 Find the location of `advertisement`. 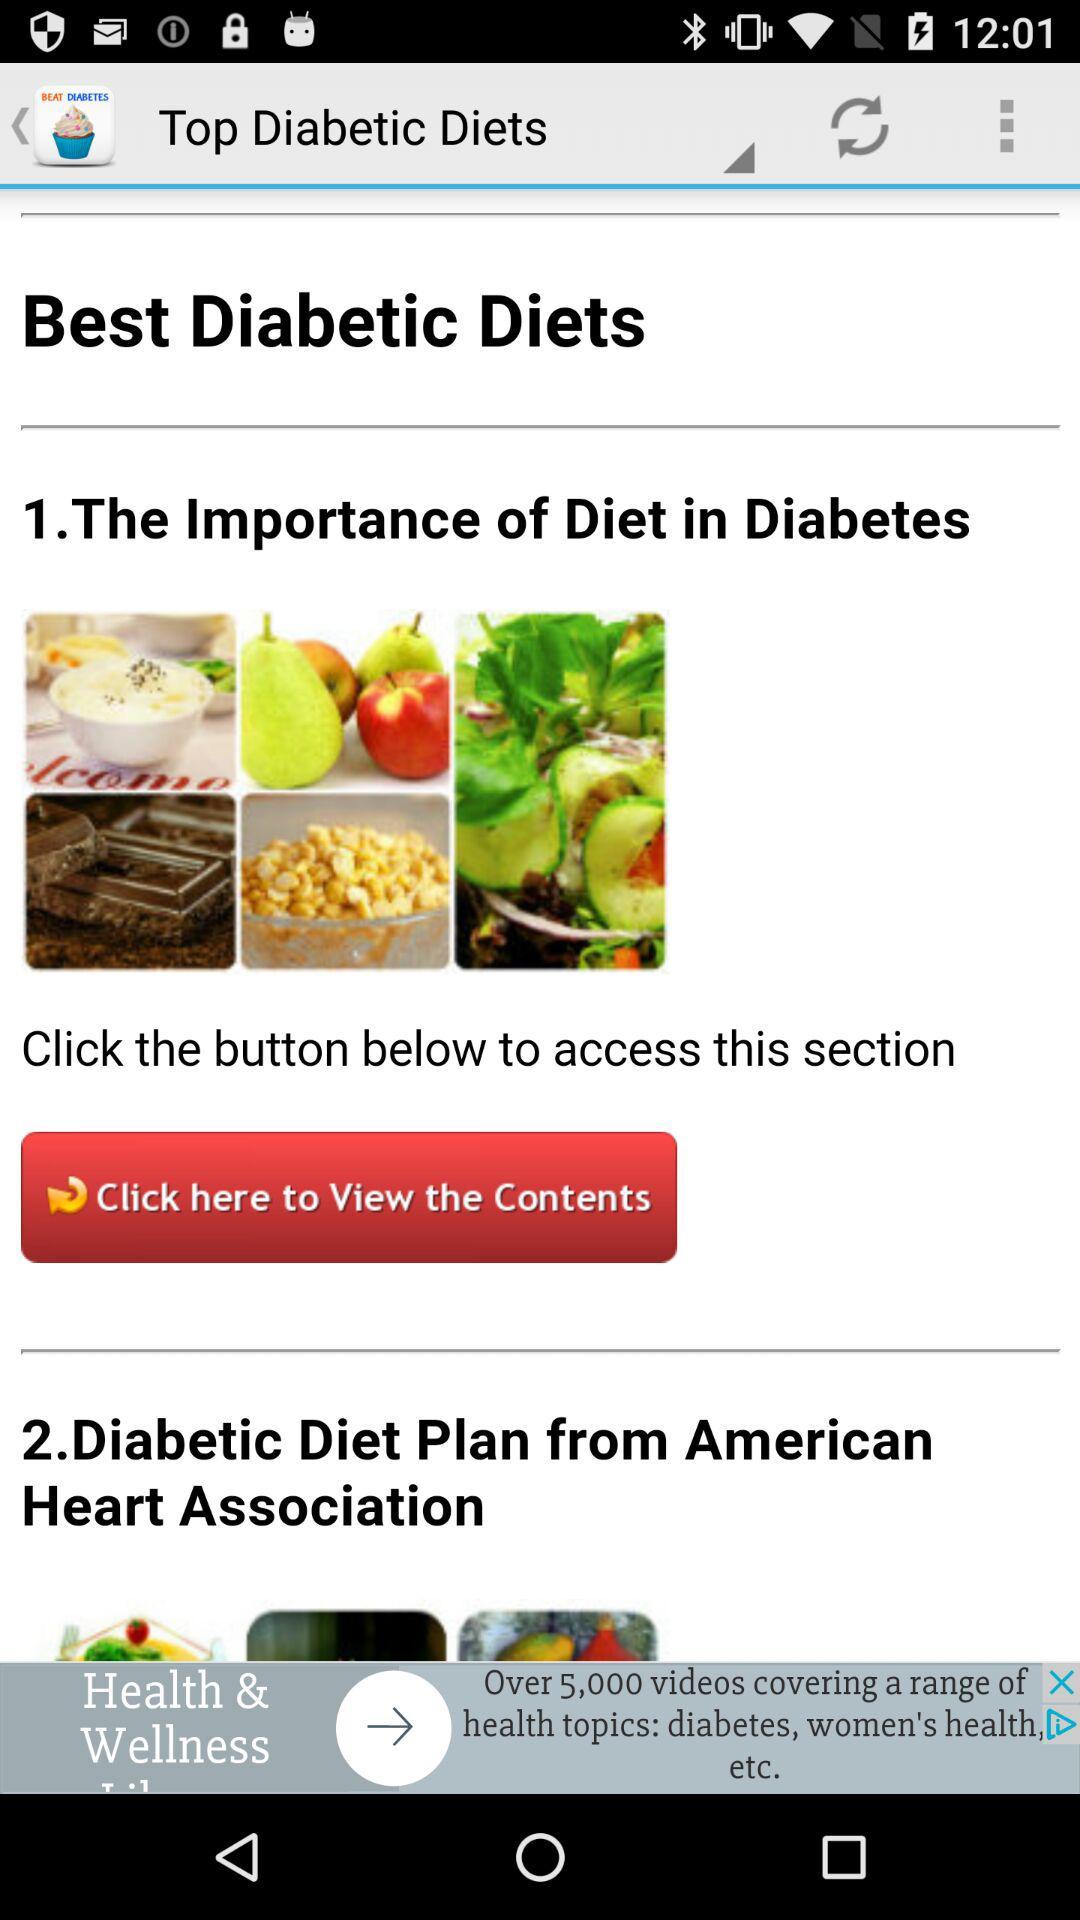

advertisement is located at coordinates (540, 1727).